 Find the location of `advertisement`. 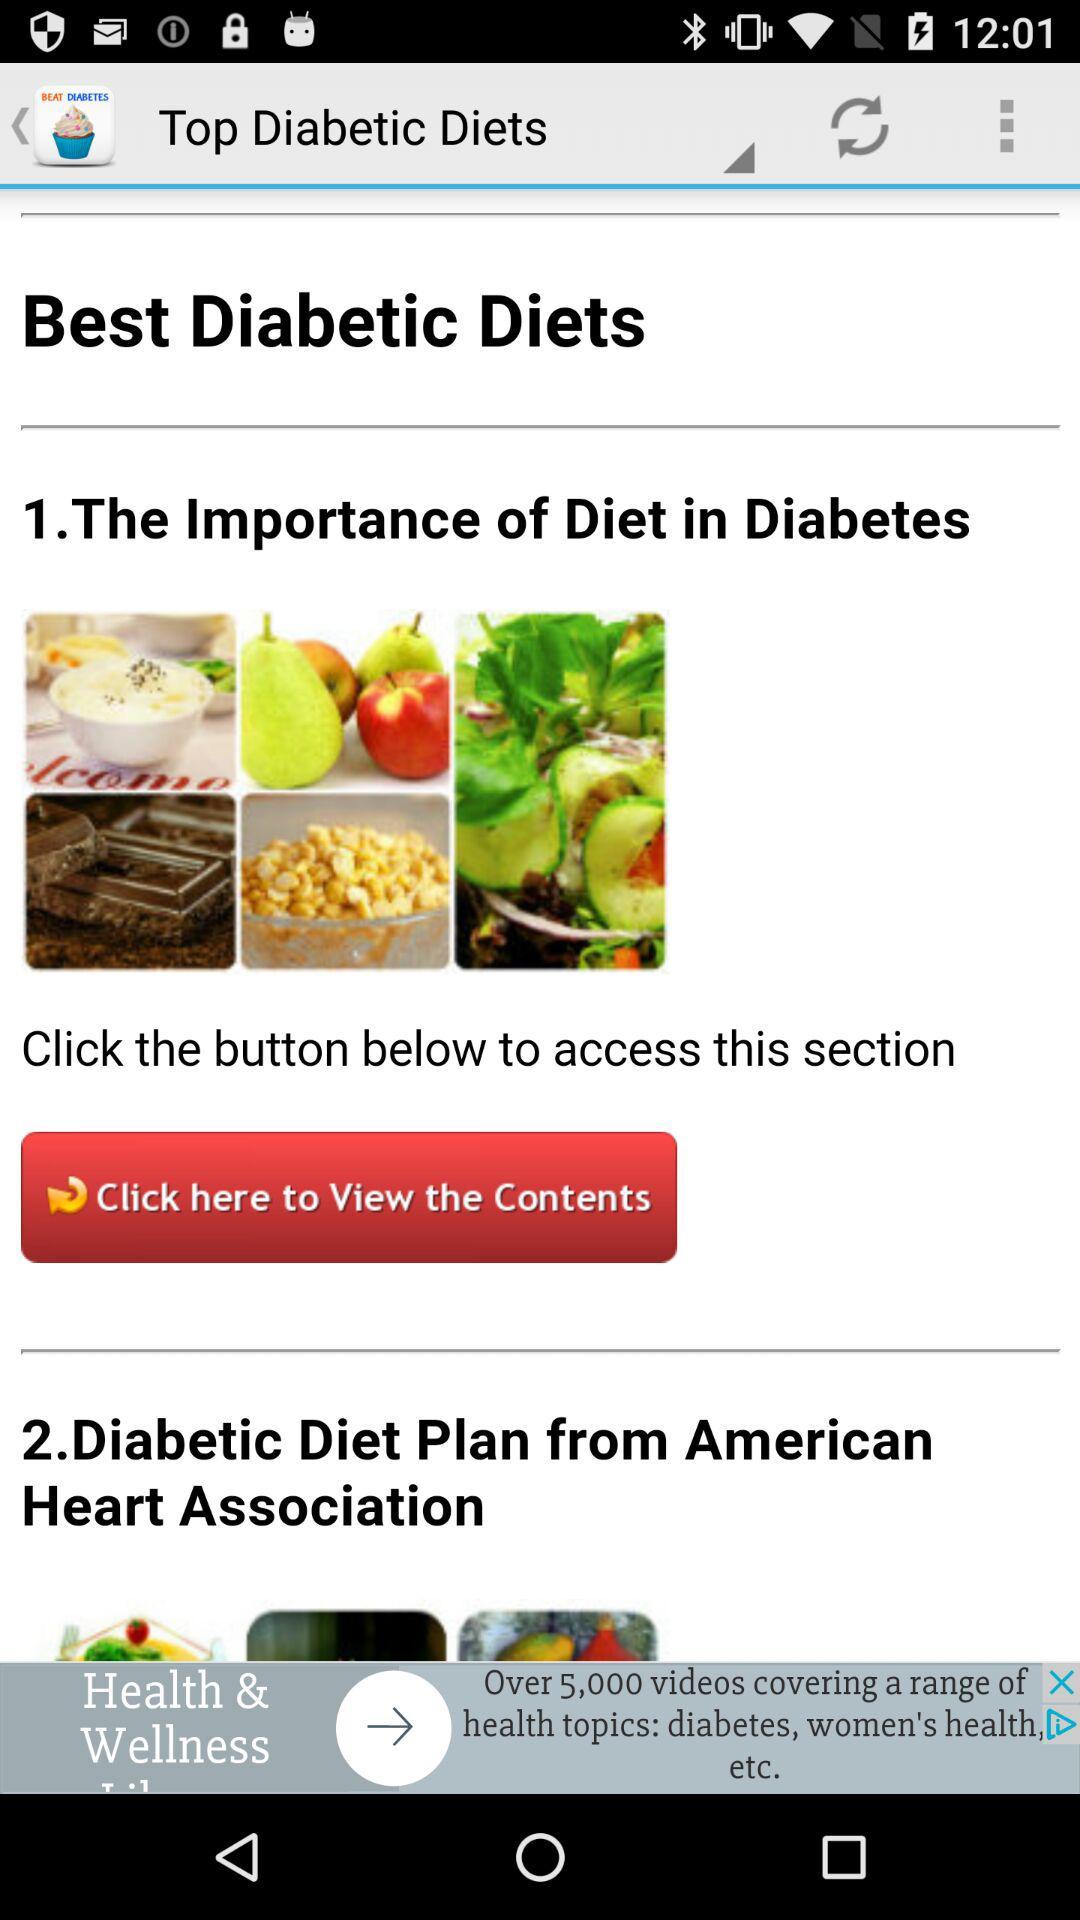

advertisement is located at coordinates (540, 1727).